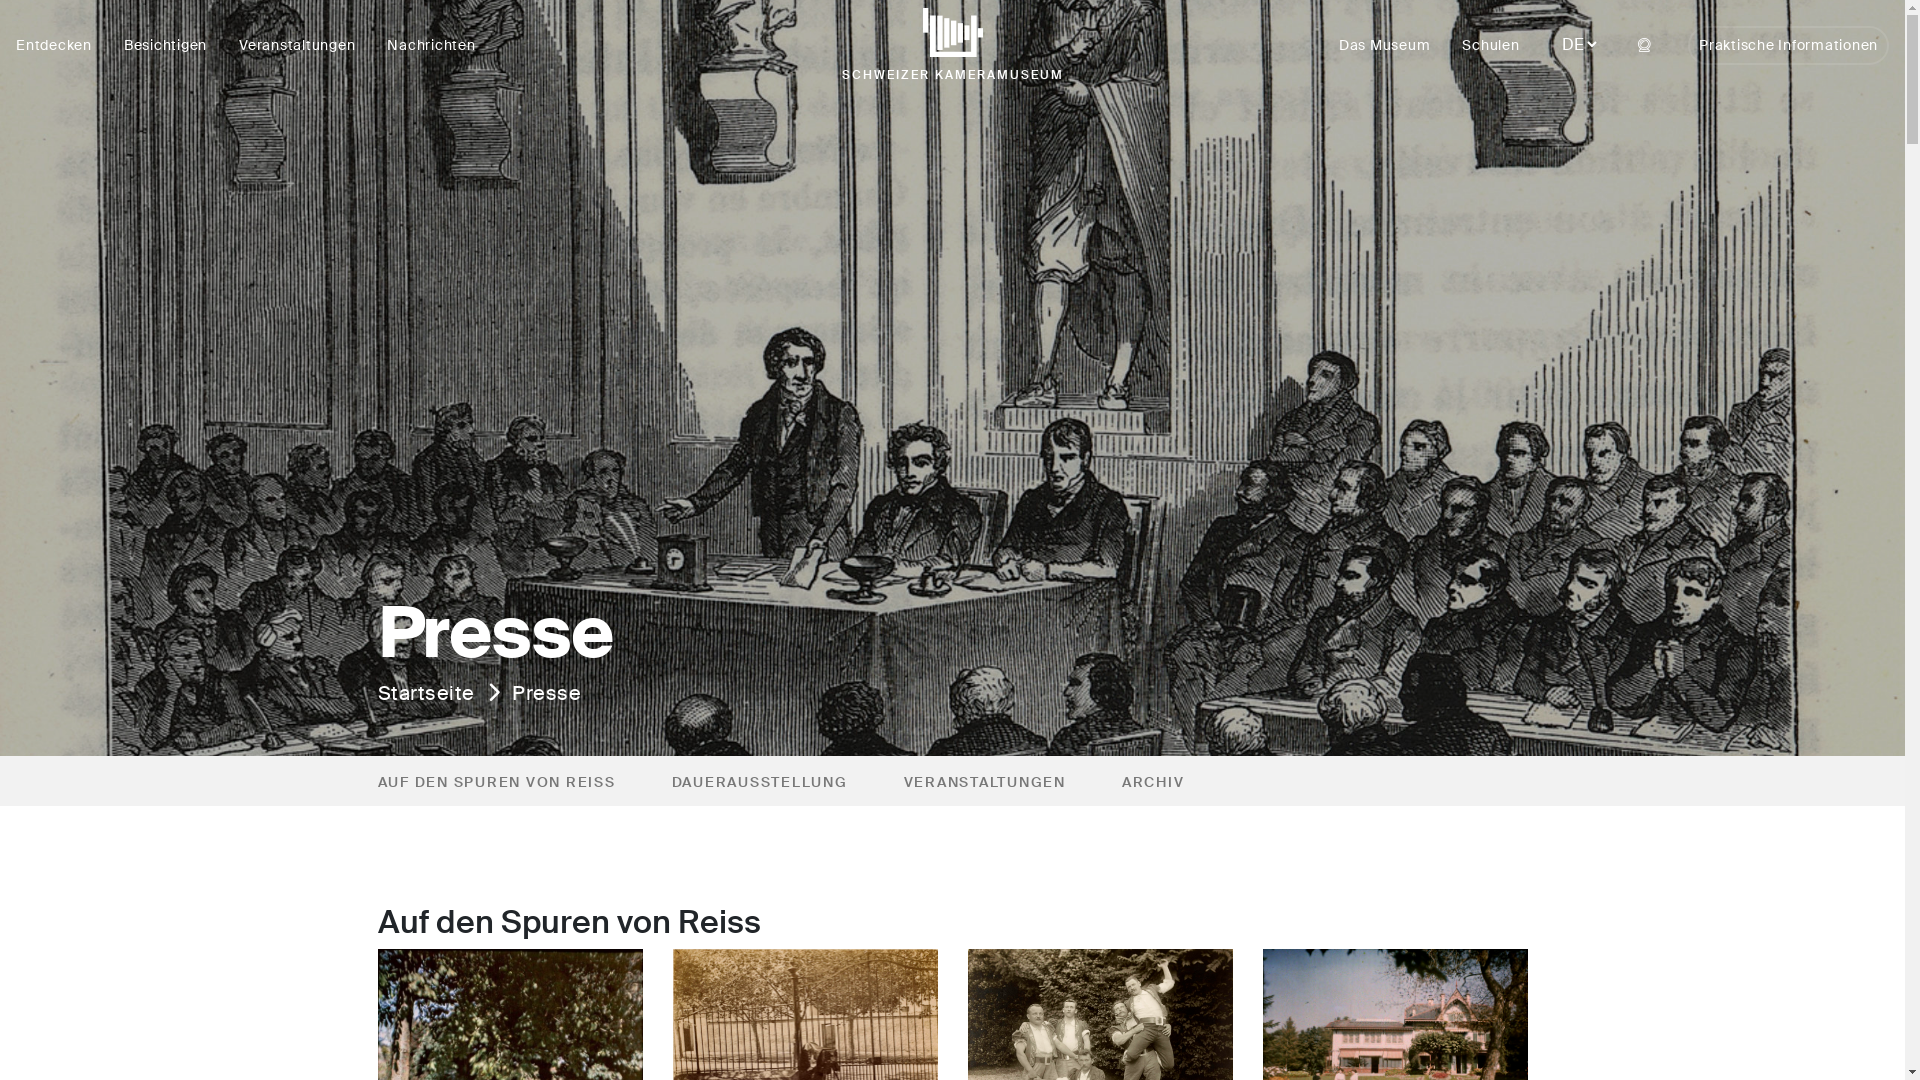 Image resolution: width=1920 pixels, height=1080 pixels. I want to click on 'ARCHIV', so click(1153, 781).